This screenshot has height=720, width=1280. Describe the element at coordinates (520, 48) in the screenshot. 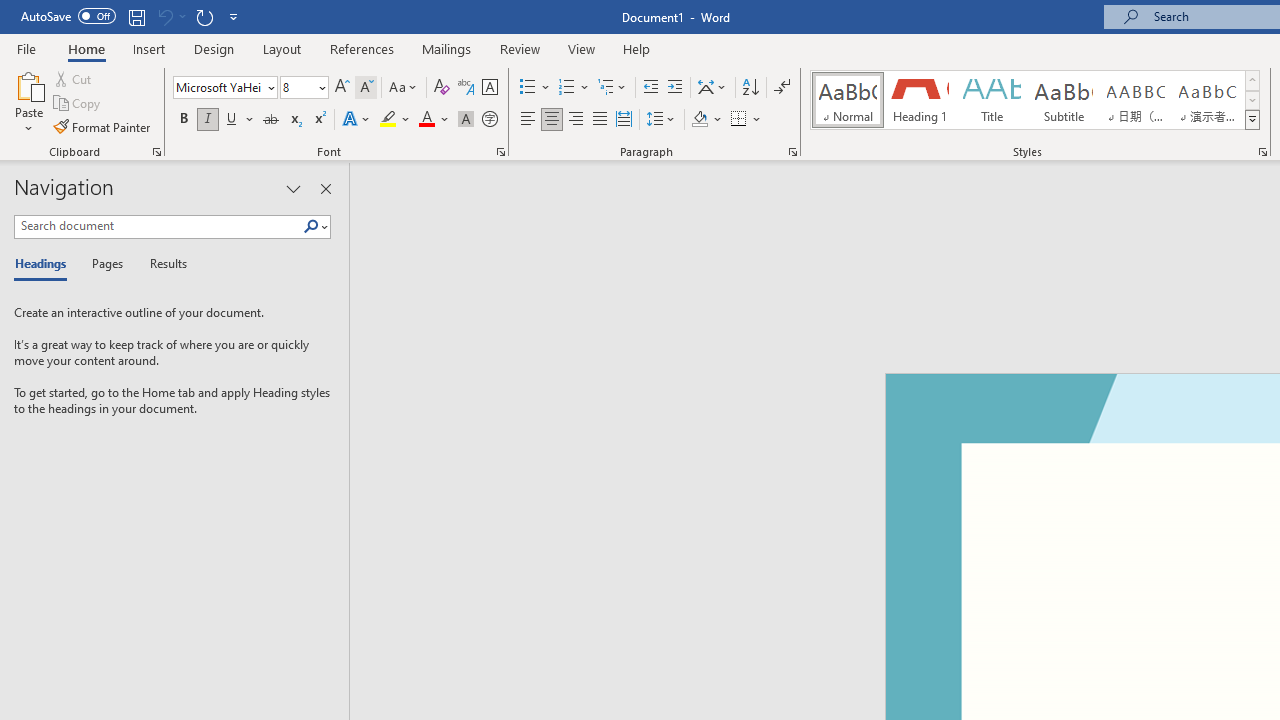

I see `'Review'` at that location.